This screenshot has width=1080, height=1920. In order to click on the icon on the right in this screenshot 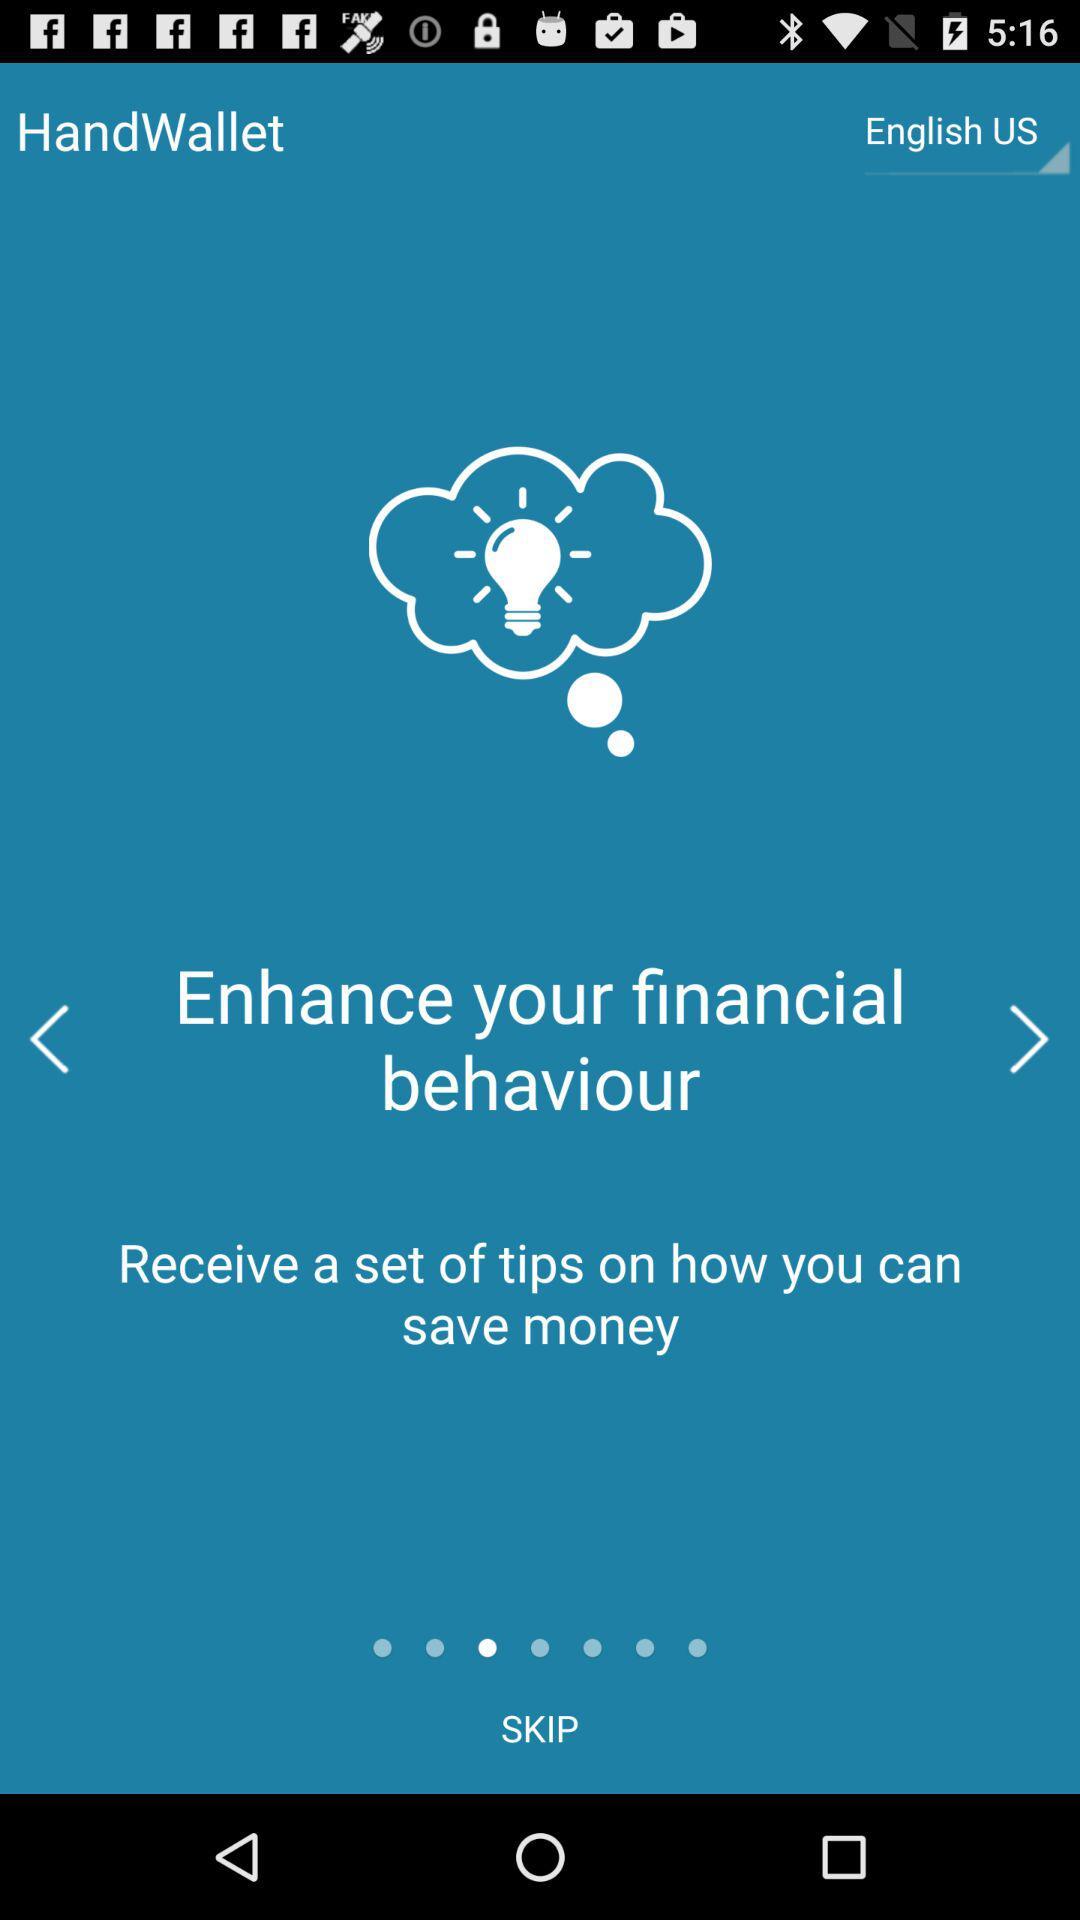, I will do `click(1030, 1039)`.